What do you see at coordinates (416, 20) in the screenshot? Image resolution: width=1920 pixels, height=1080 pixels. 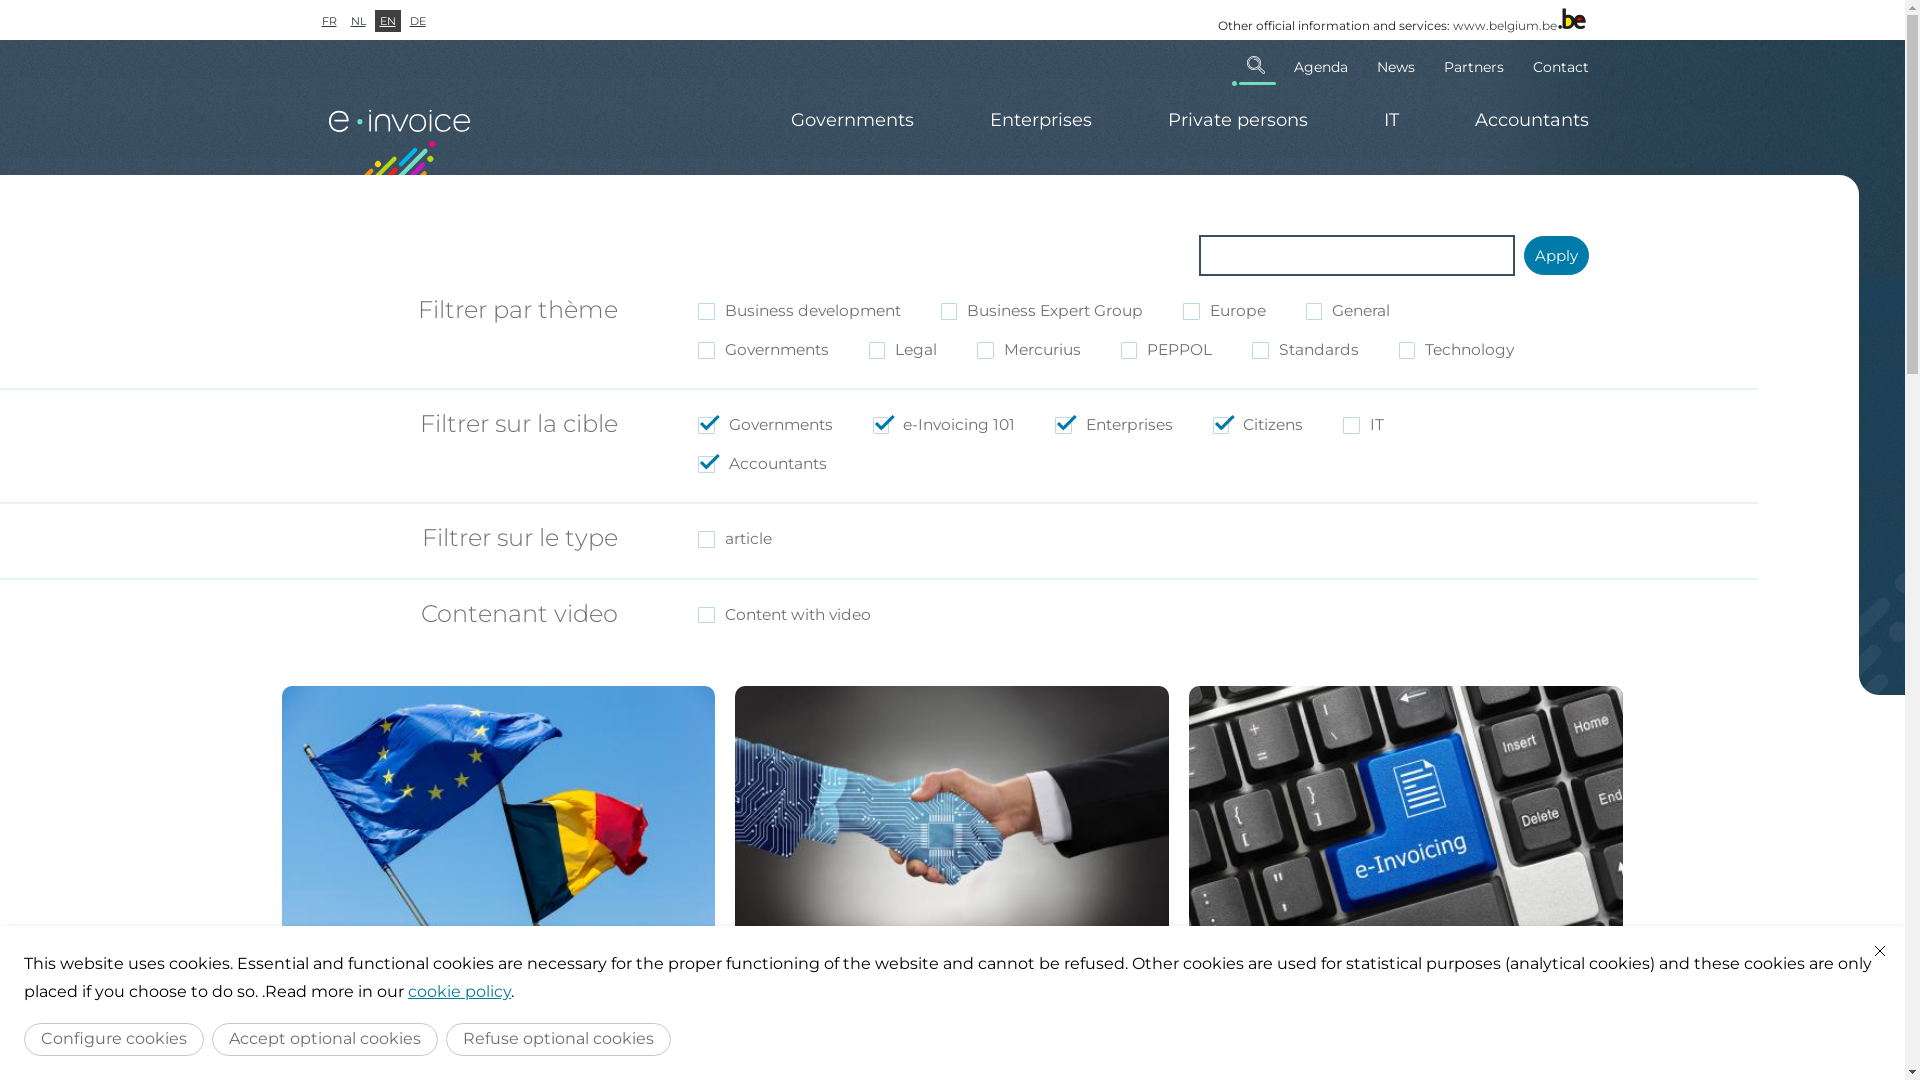 I see `'DE'` at bounding box center [416, 20].